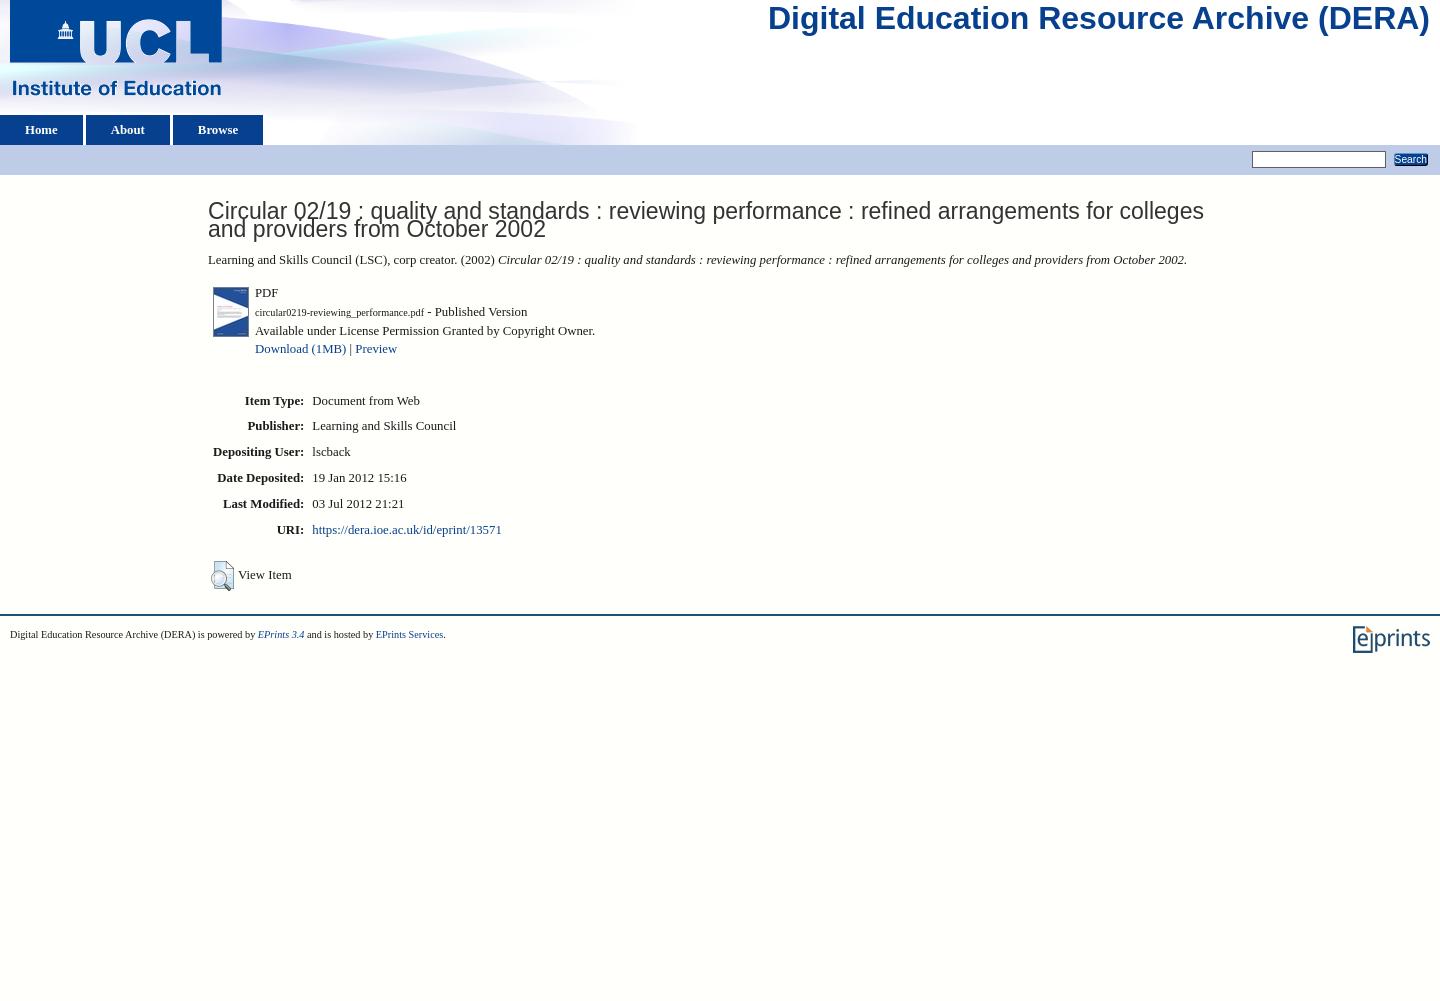 Image resolution: width=1440 pixels, height=1001 pixels. Describe the element at coordinates (374, 349) in the screenshot. I see `'Preview'` at that location.